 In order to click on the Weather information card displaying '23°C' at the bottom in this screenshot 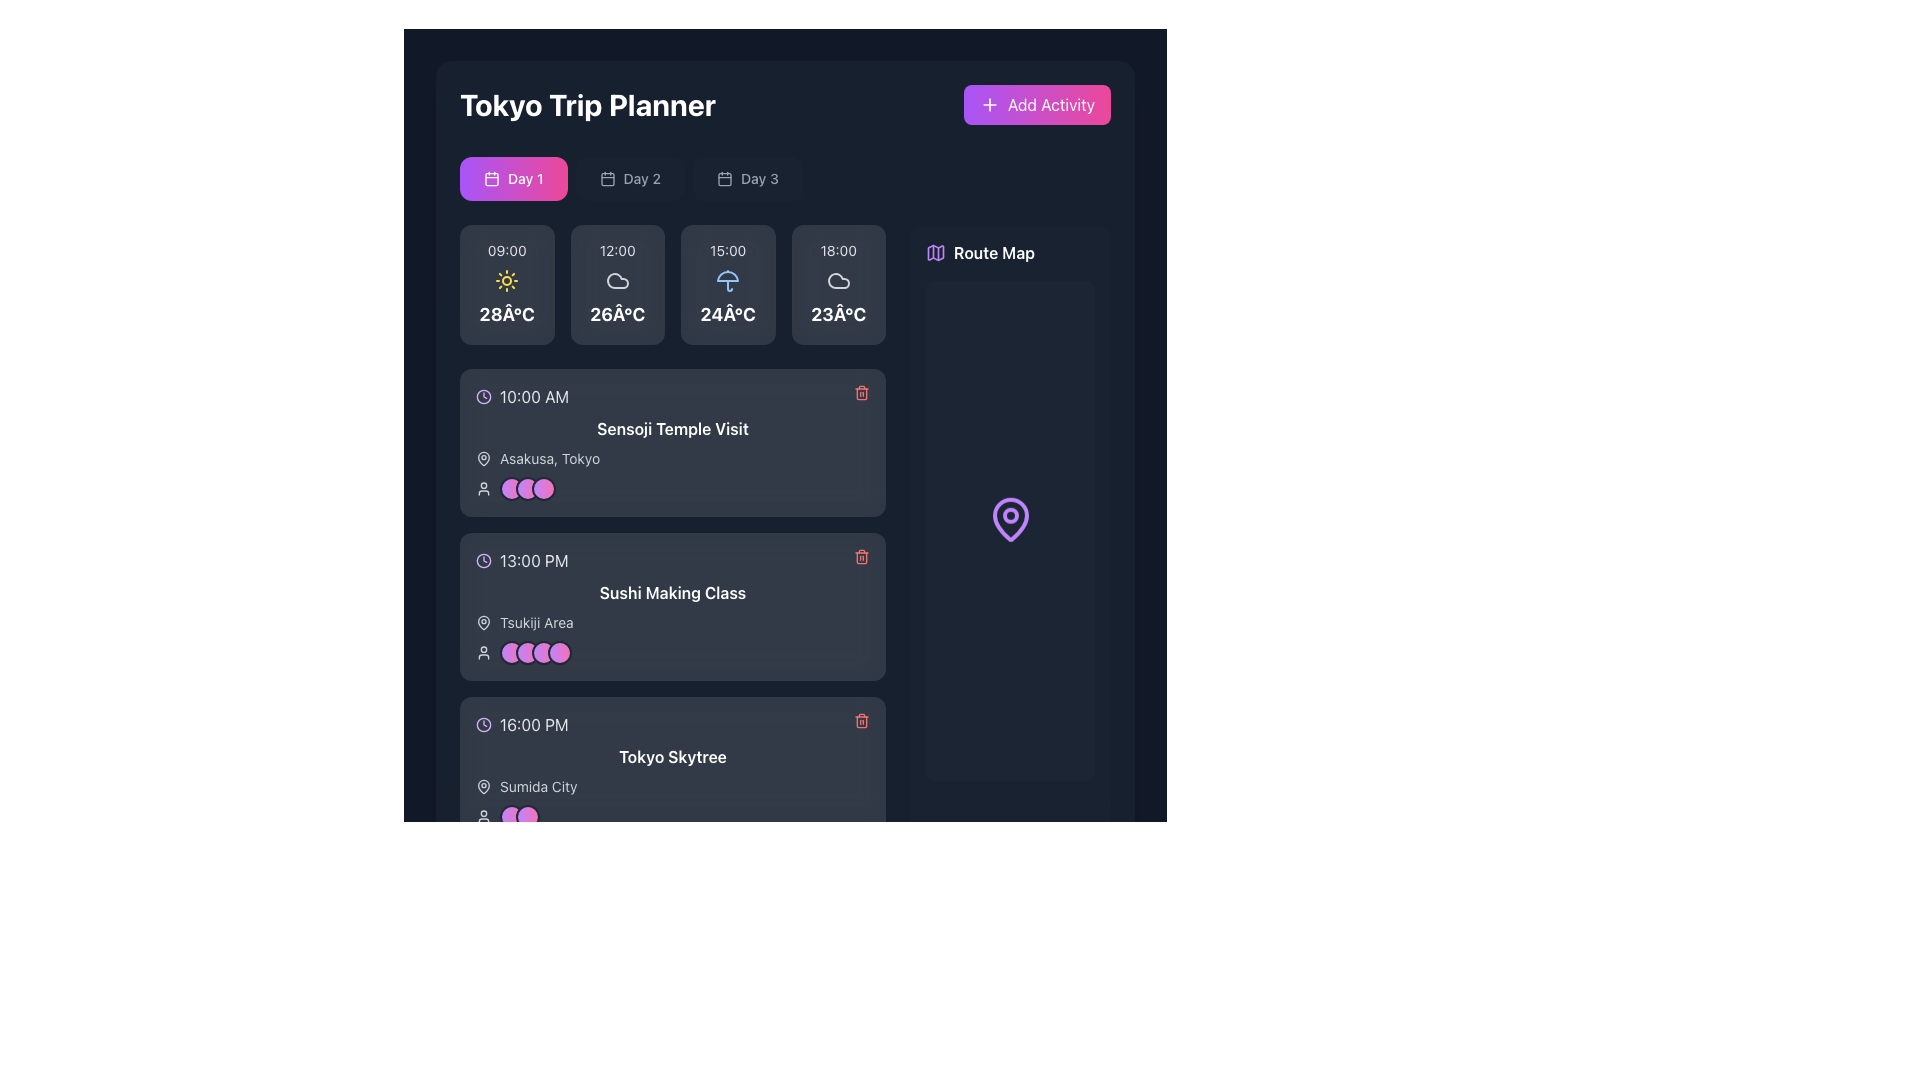, I will do `click(838, 285)`.